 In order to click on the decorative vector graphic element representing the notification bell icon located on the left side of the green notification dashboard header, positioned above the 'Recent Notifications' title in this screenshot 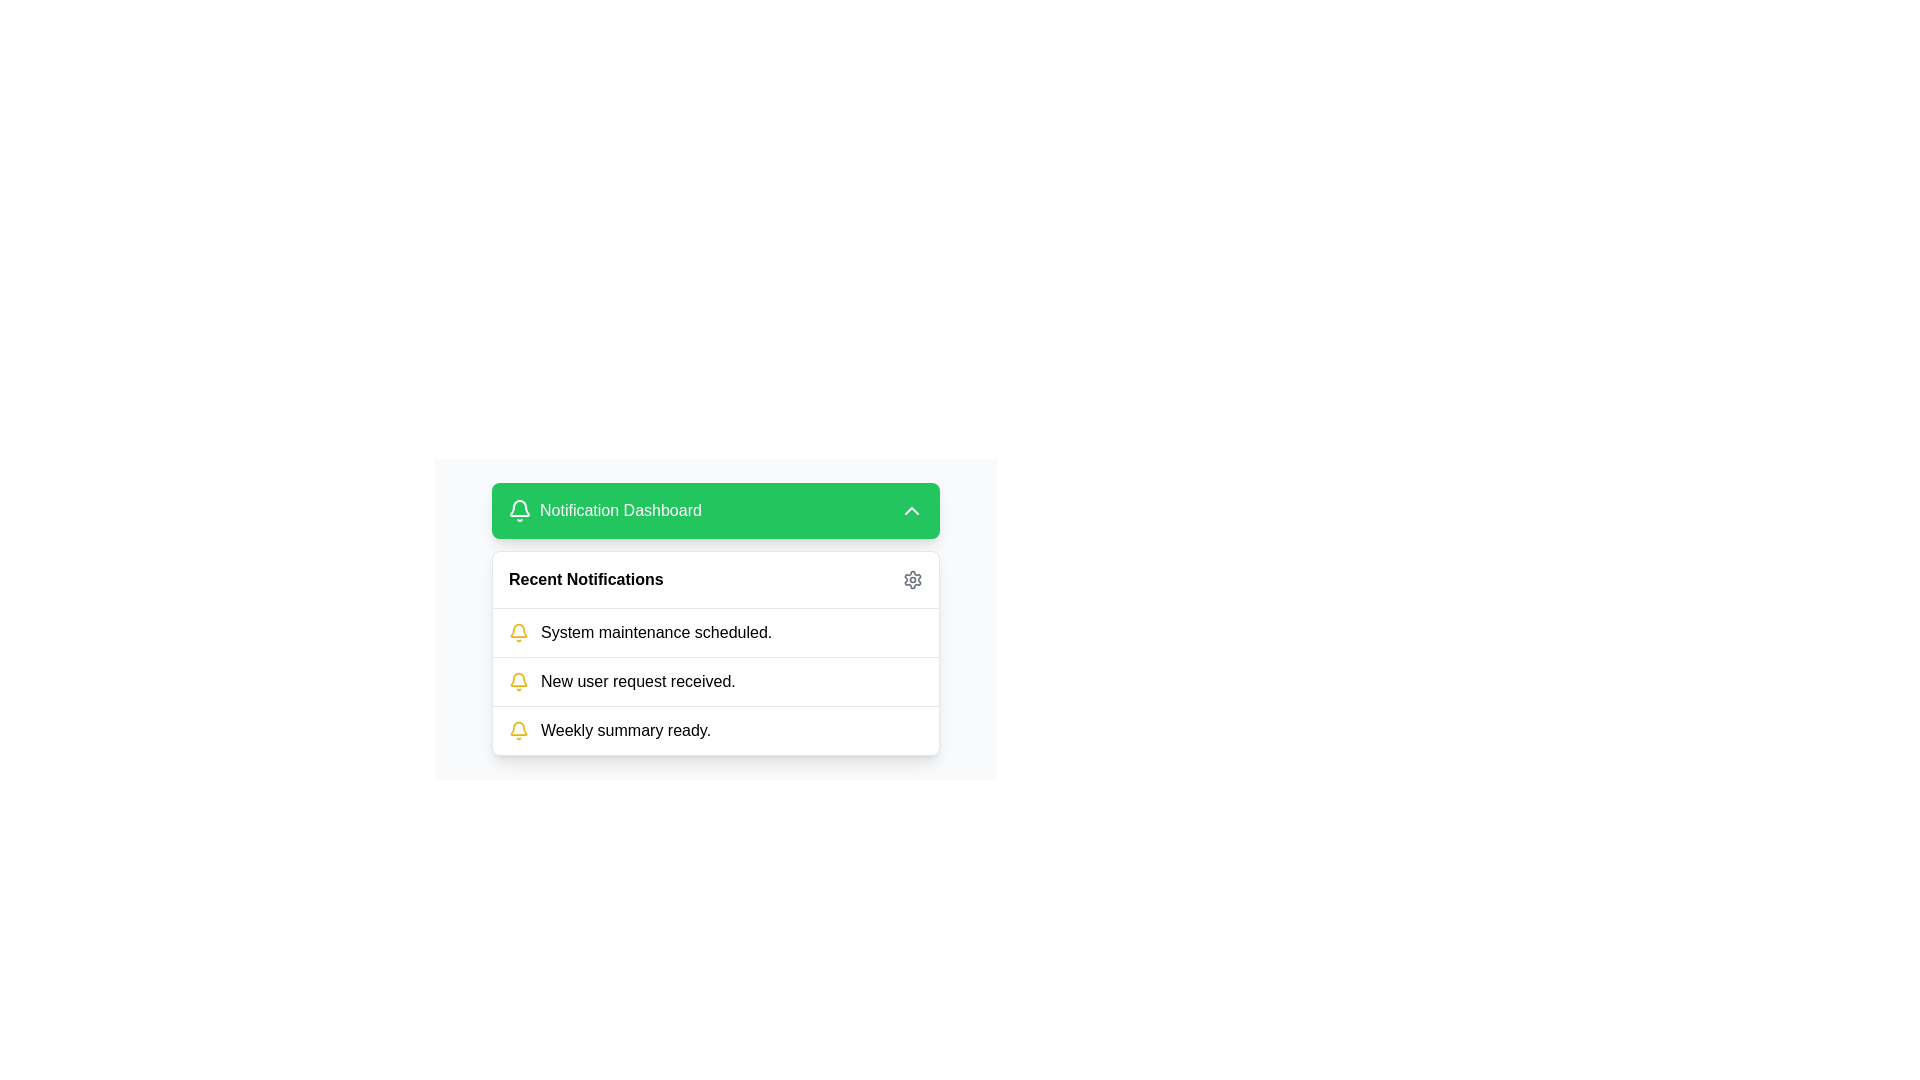, I will do `click(518, 678)`.